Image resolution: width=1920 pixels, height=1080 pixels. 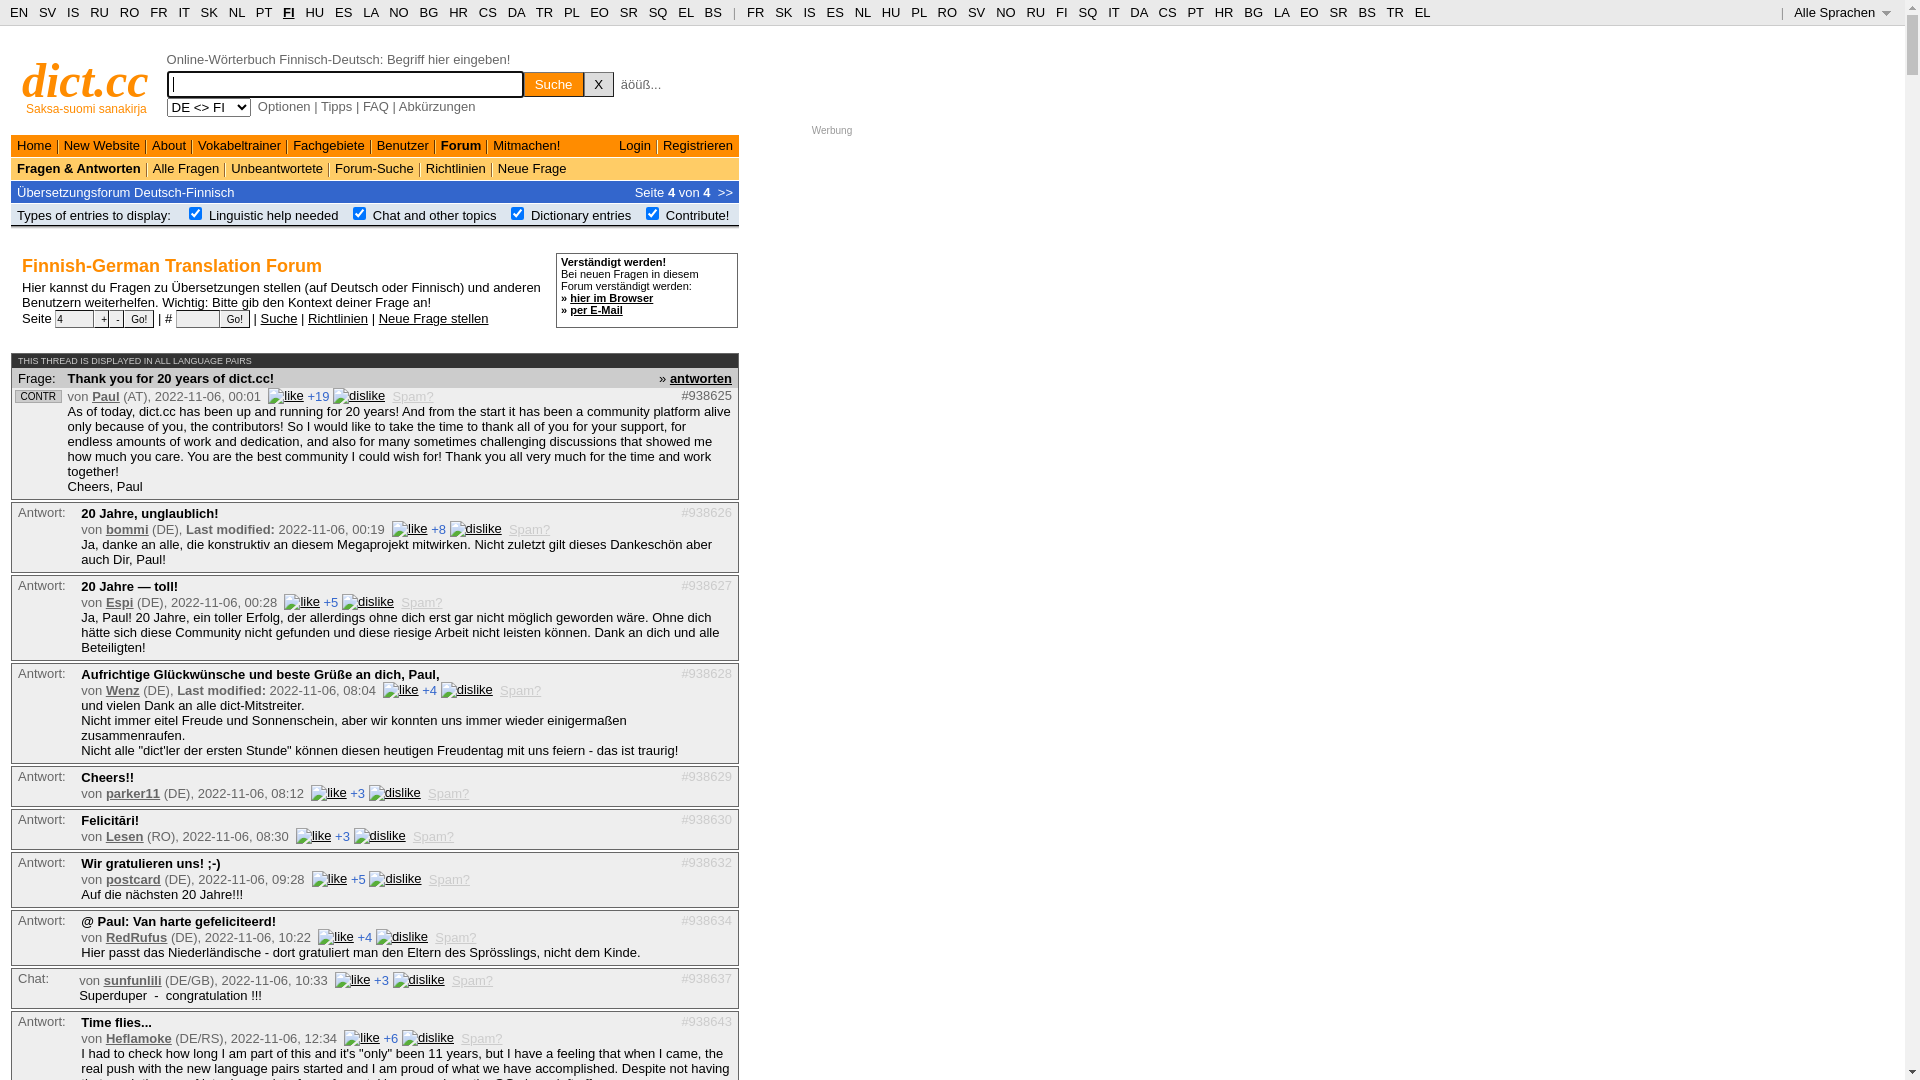 I want to click on '#938630', so click(x=681, y=819).